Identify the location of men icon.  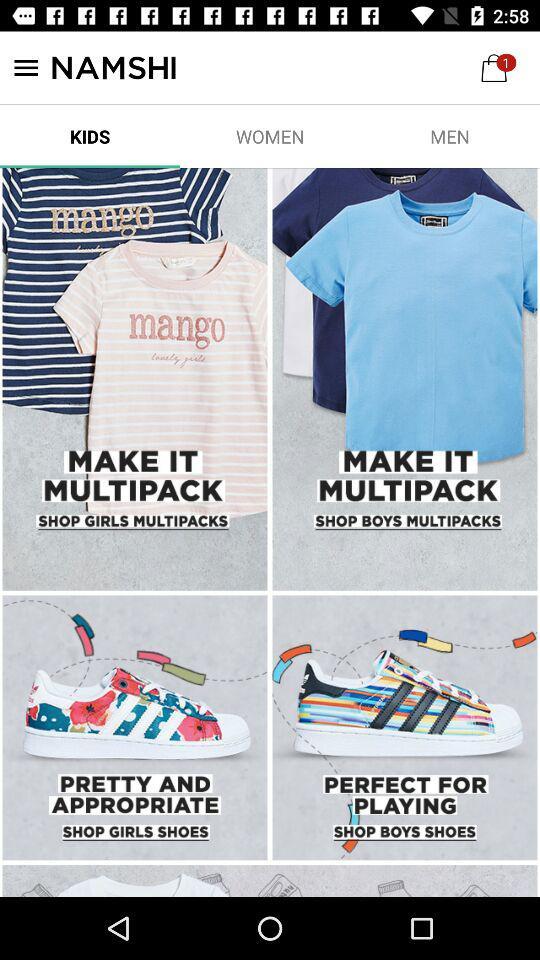
(449, 135).